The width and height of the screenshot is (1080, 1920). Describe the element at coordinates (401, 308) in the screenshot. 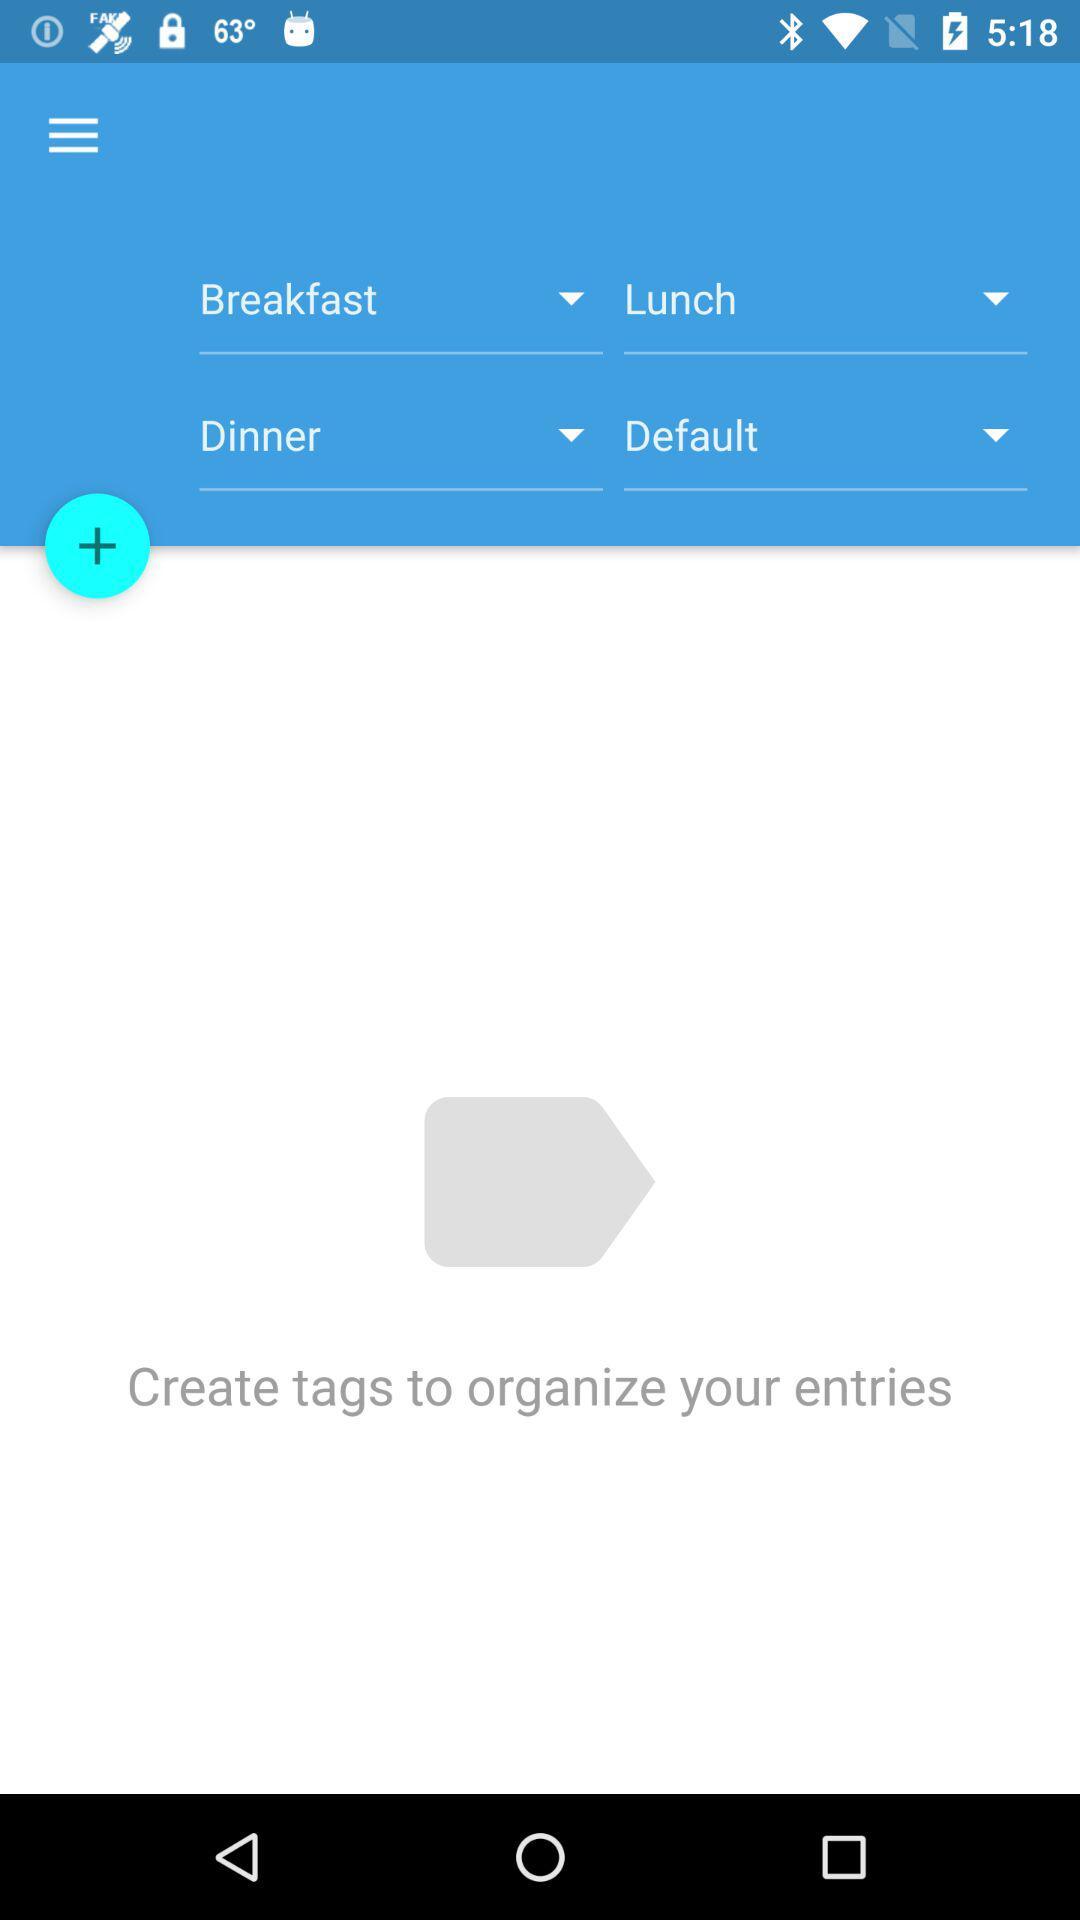

I see `icon to the left of the lunch icon` at that location.